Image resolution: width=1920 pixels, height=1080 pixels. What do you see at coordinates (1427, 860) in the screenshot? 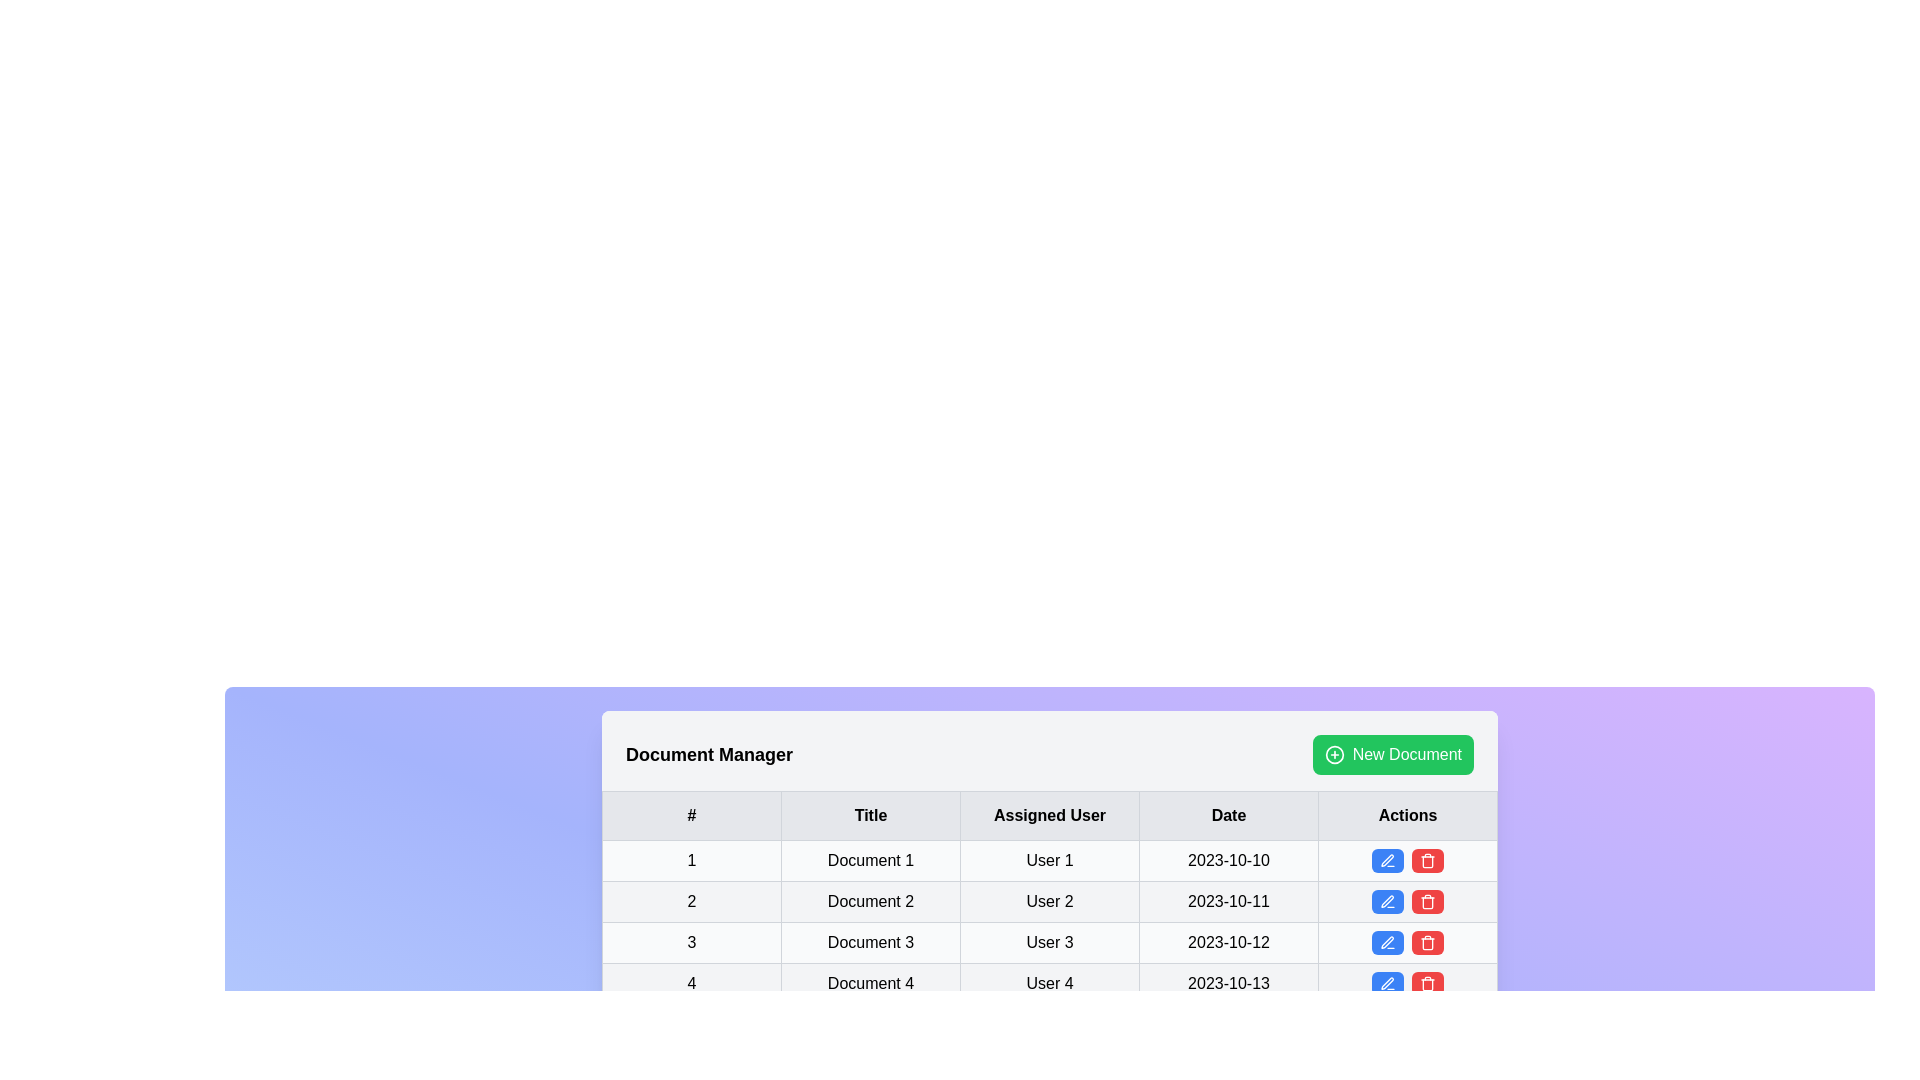
I see `the vertical rectangle part of the trash icon in the 4th row under the Actions column of the table` at bounding box center [1427, 860].